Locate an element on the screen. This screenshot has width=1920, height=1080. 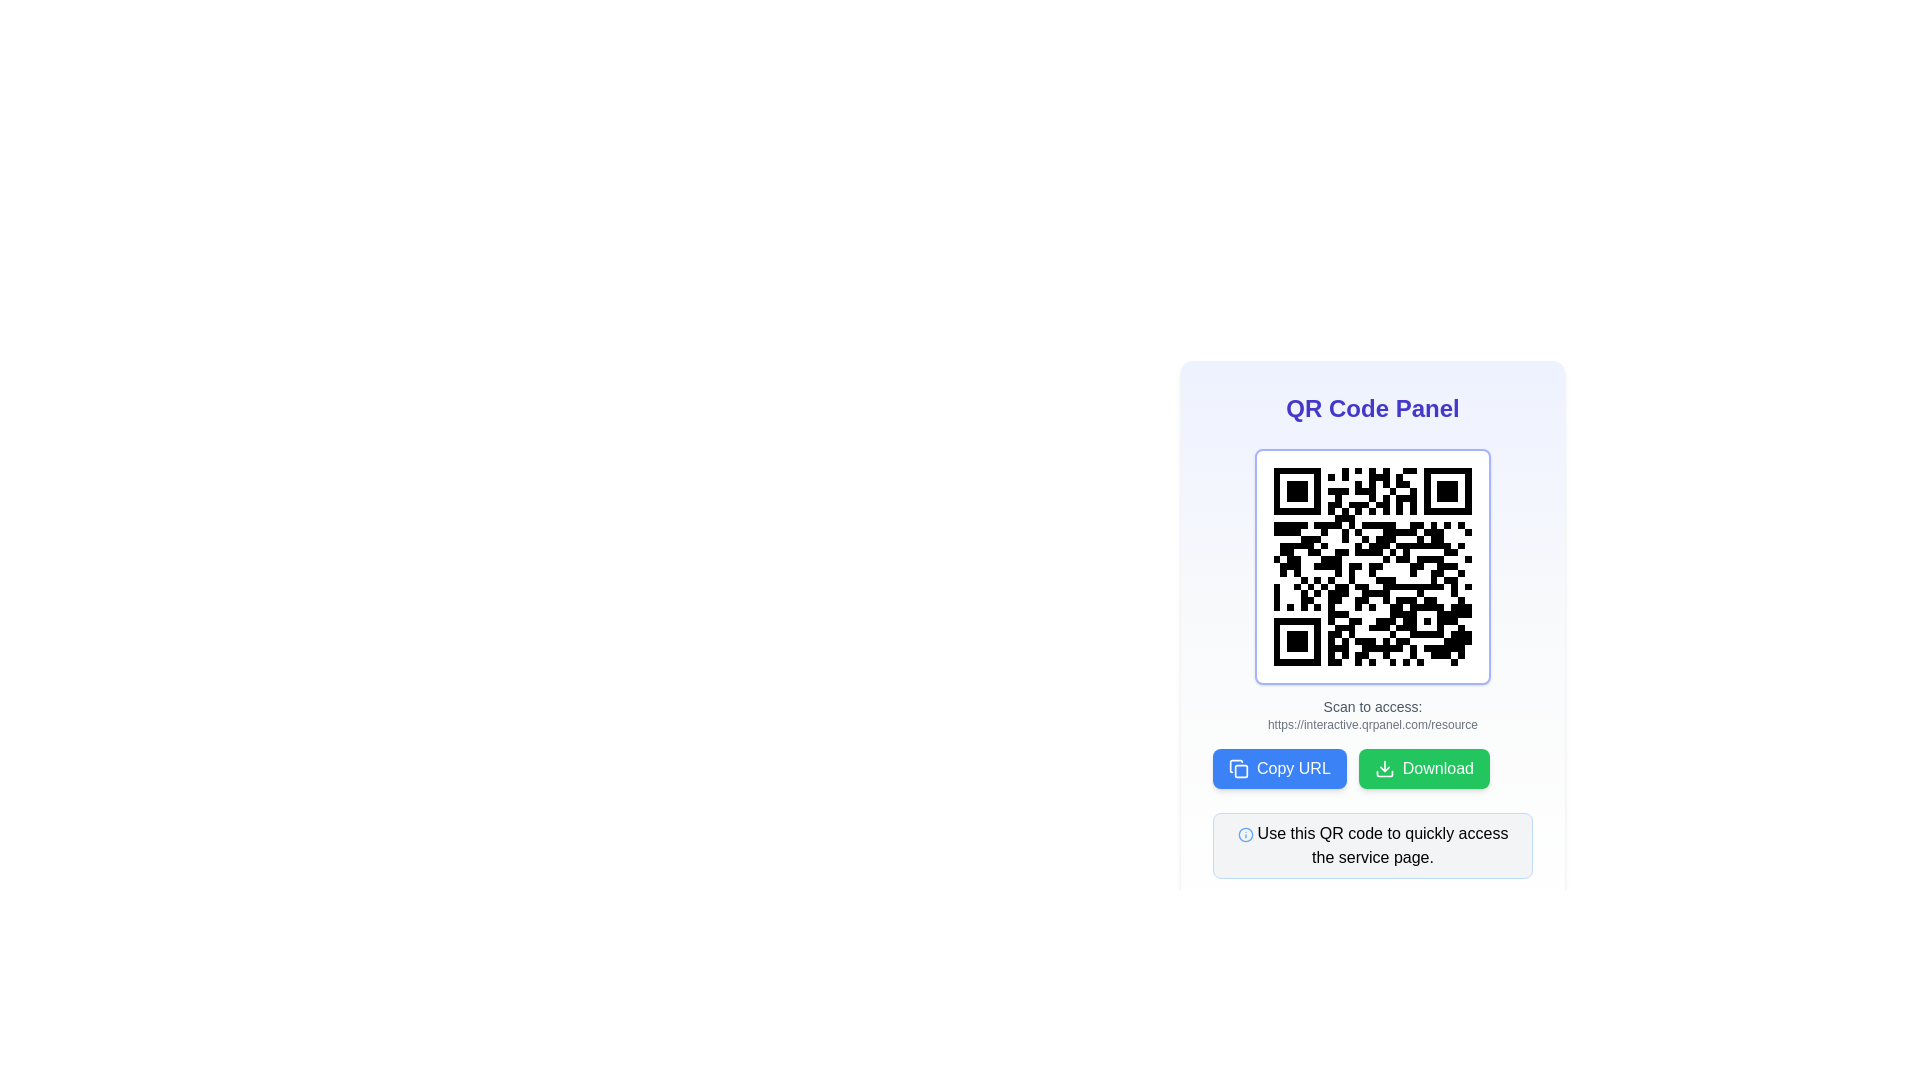
the button to the left of the 'Download' button, which copies the displayed URL to the clipboard is located at coordinates (1278, 767).